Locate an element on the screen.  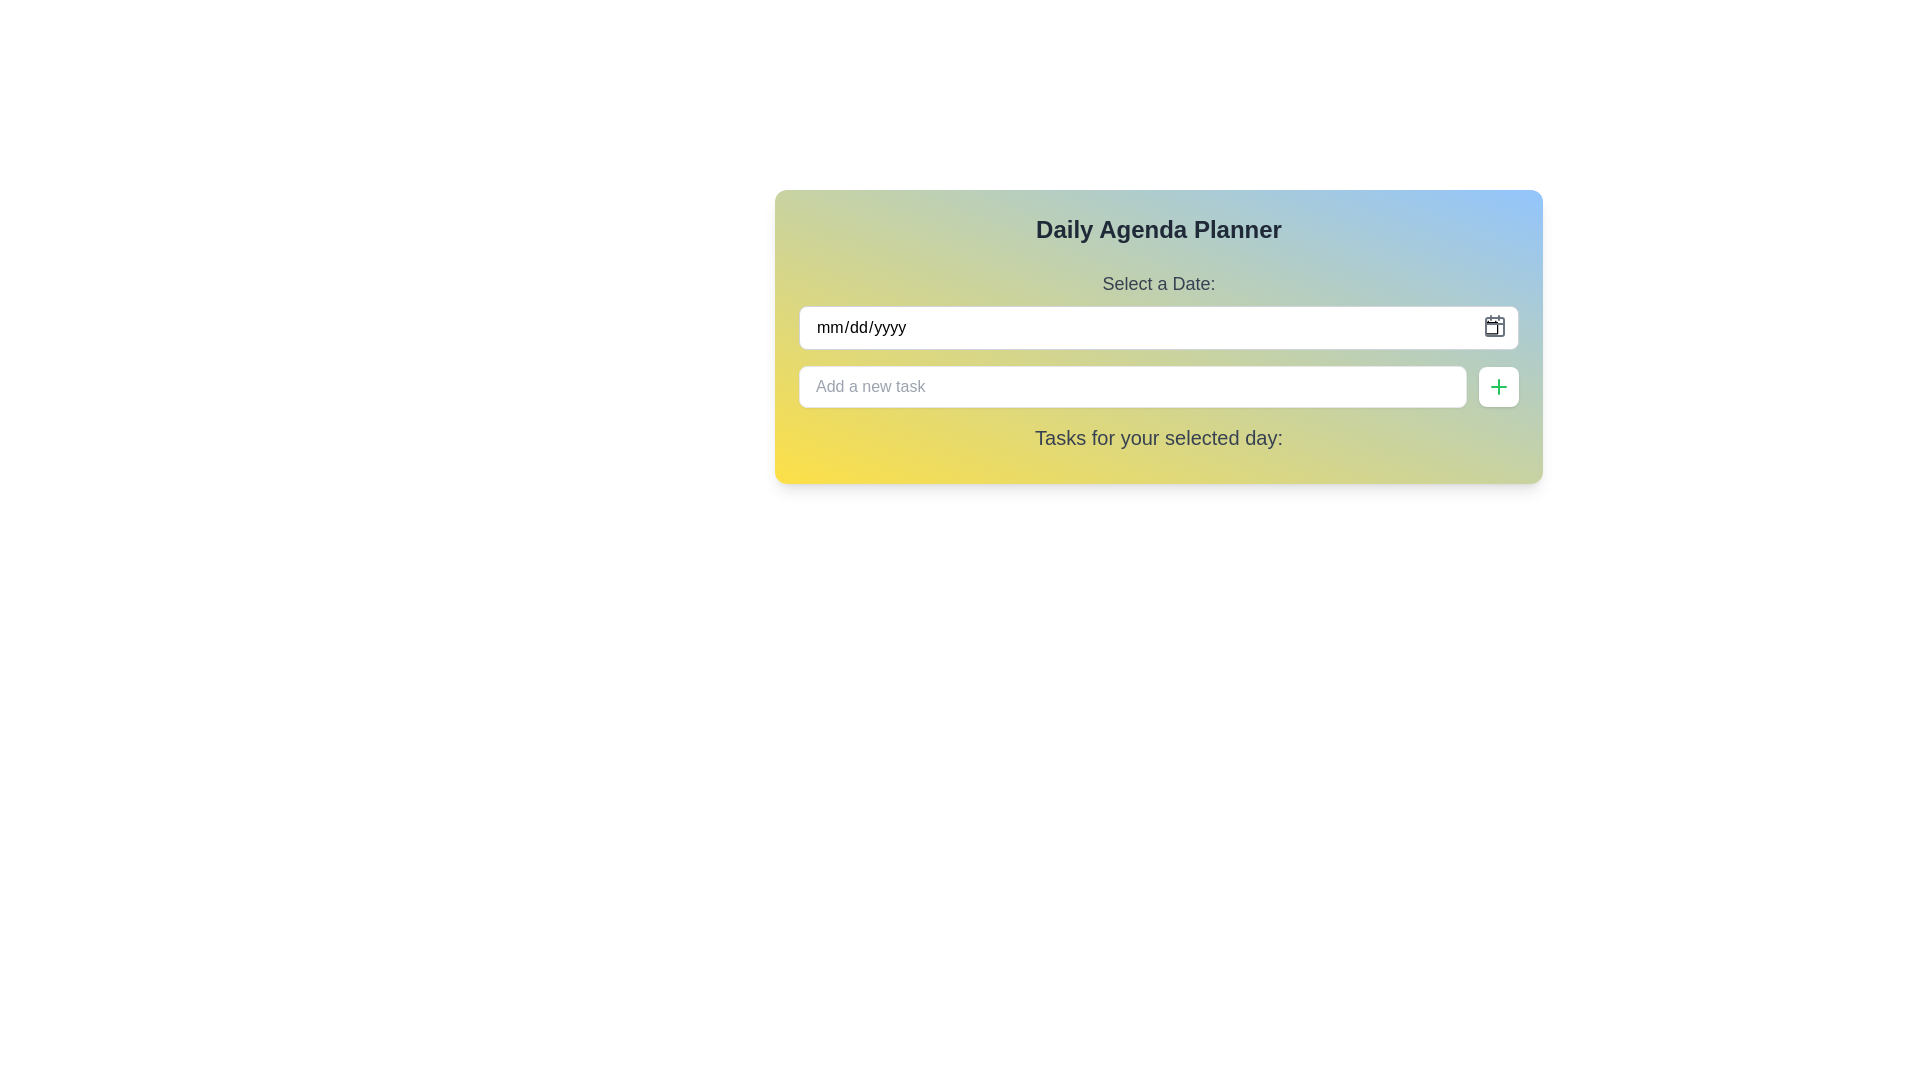
the 'Select a Date:' input field is located at coordinates (1158, 309).